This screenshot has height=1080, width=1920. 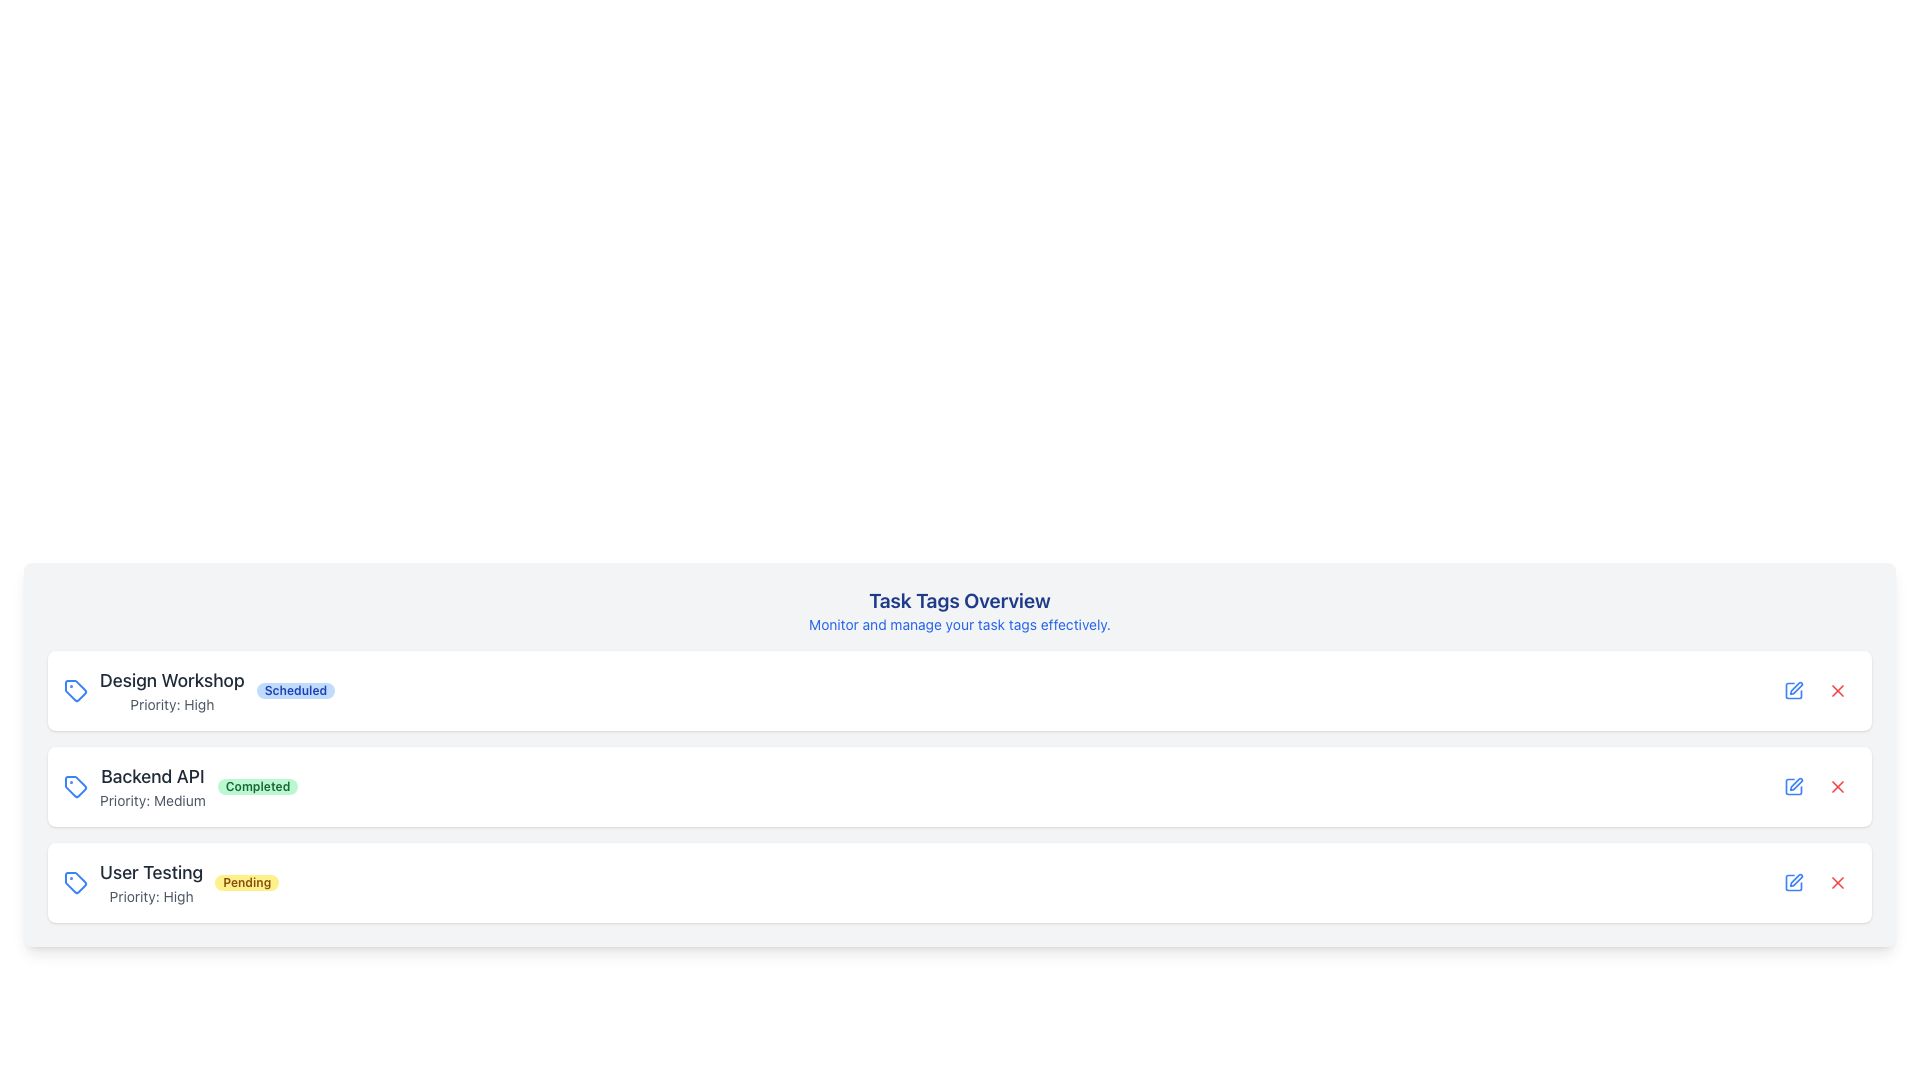 What do you see at coordinates (1796, 783) in the screenshot?
I see `the 'edit' icon in the SVG component associated with the 'User Testing' task` at bounding box center [1796, 783].